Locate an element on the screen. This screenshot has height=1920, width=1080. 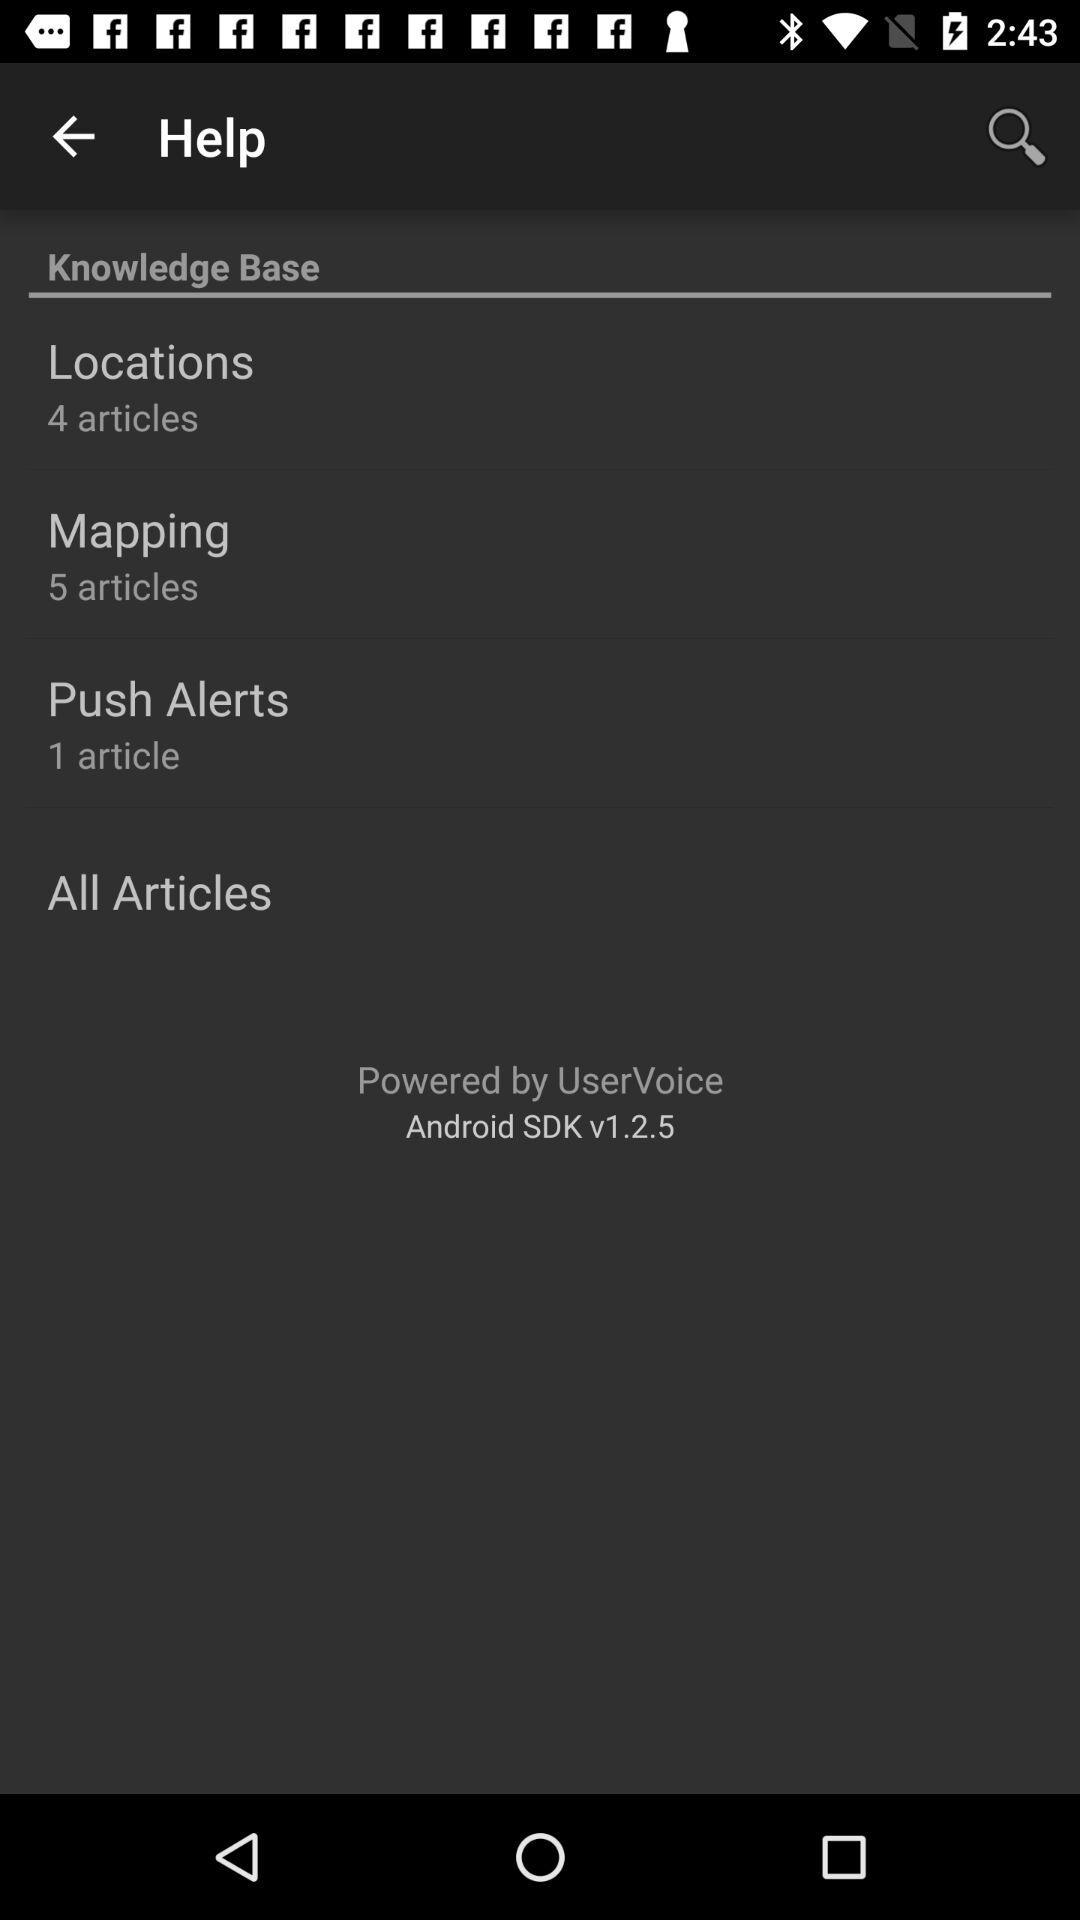
icon at the top right corner is located at coordinates (1017, 135).